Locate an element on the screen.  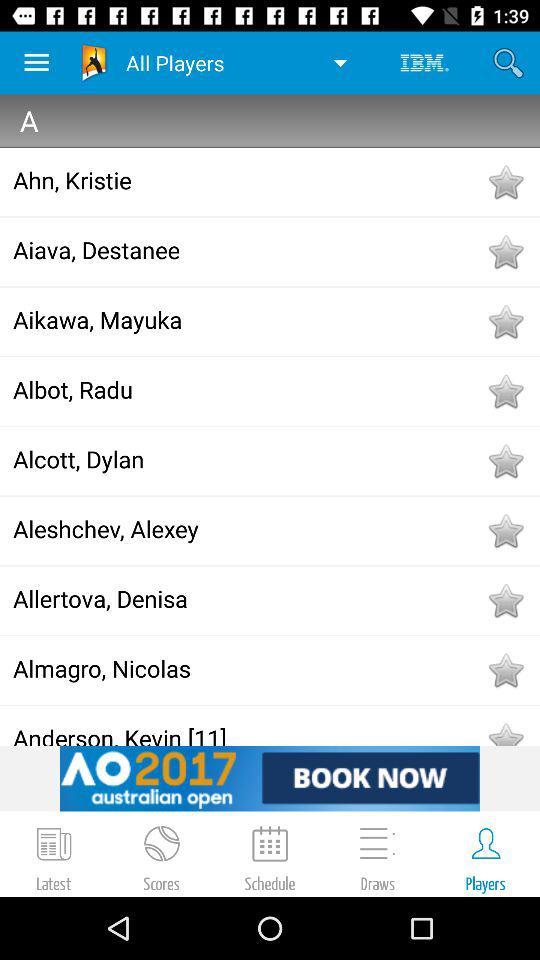
almagro, nicolas icon is located at coordinates (248, 668).